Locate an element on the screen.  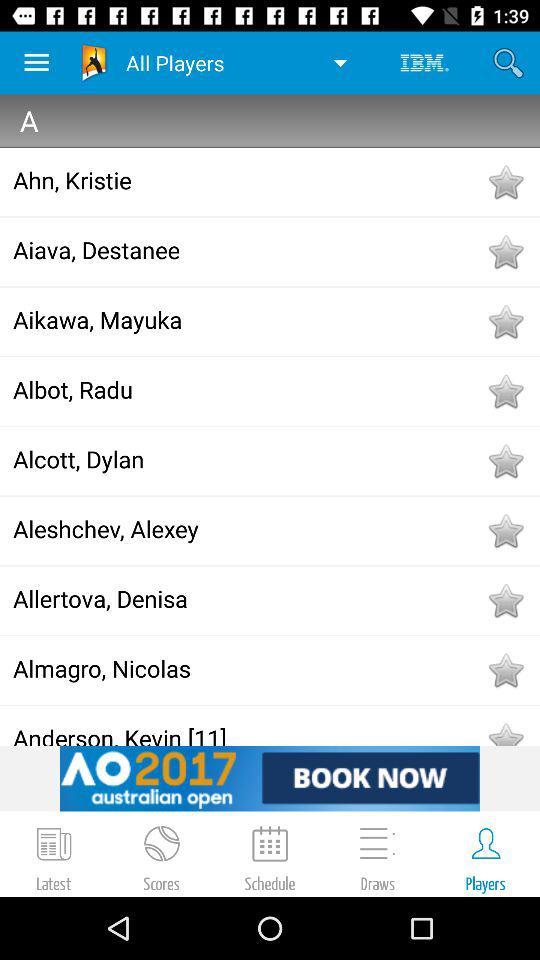
almagro, nicolas icon is located at coordinates (248, 668).